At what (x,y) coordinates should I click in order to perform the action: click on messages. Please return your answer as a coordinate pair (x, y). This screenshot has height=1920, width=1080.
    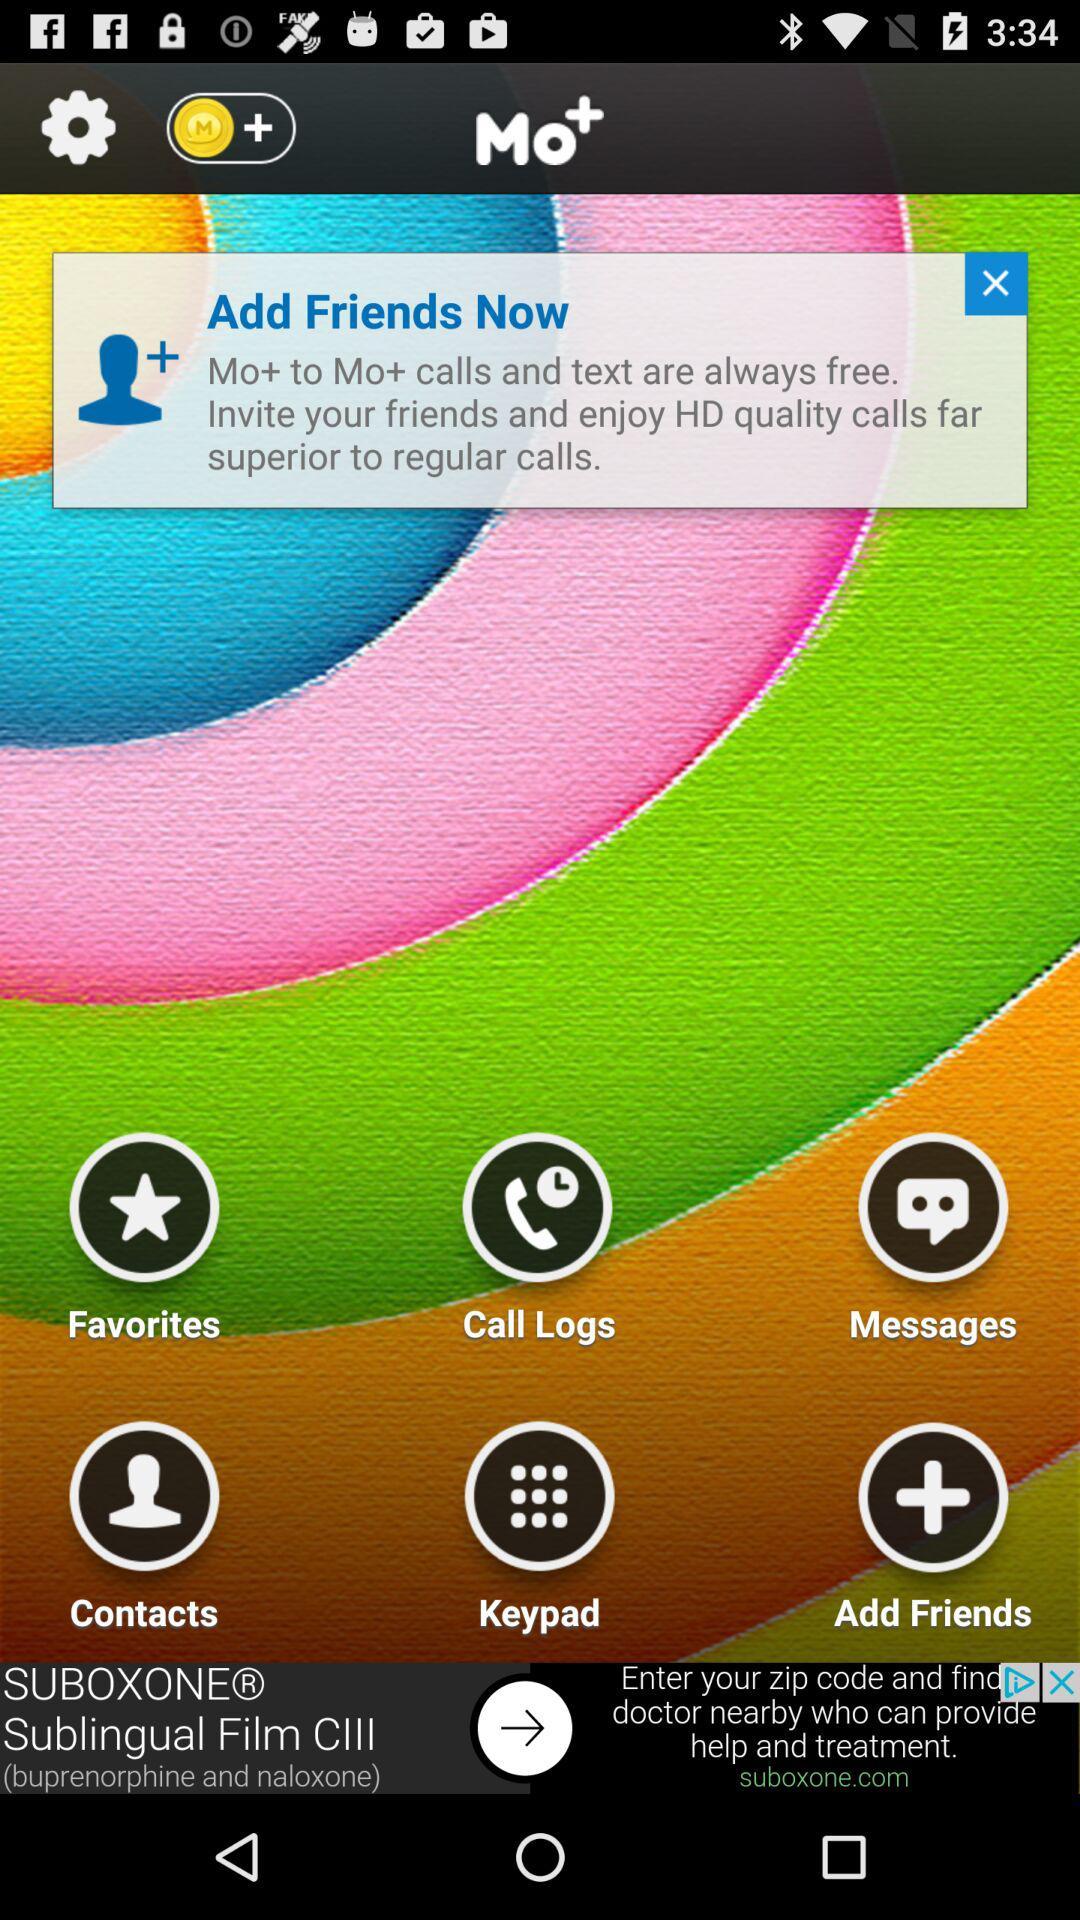
    Looking at the image, I should click on (933, 1228).